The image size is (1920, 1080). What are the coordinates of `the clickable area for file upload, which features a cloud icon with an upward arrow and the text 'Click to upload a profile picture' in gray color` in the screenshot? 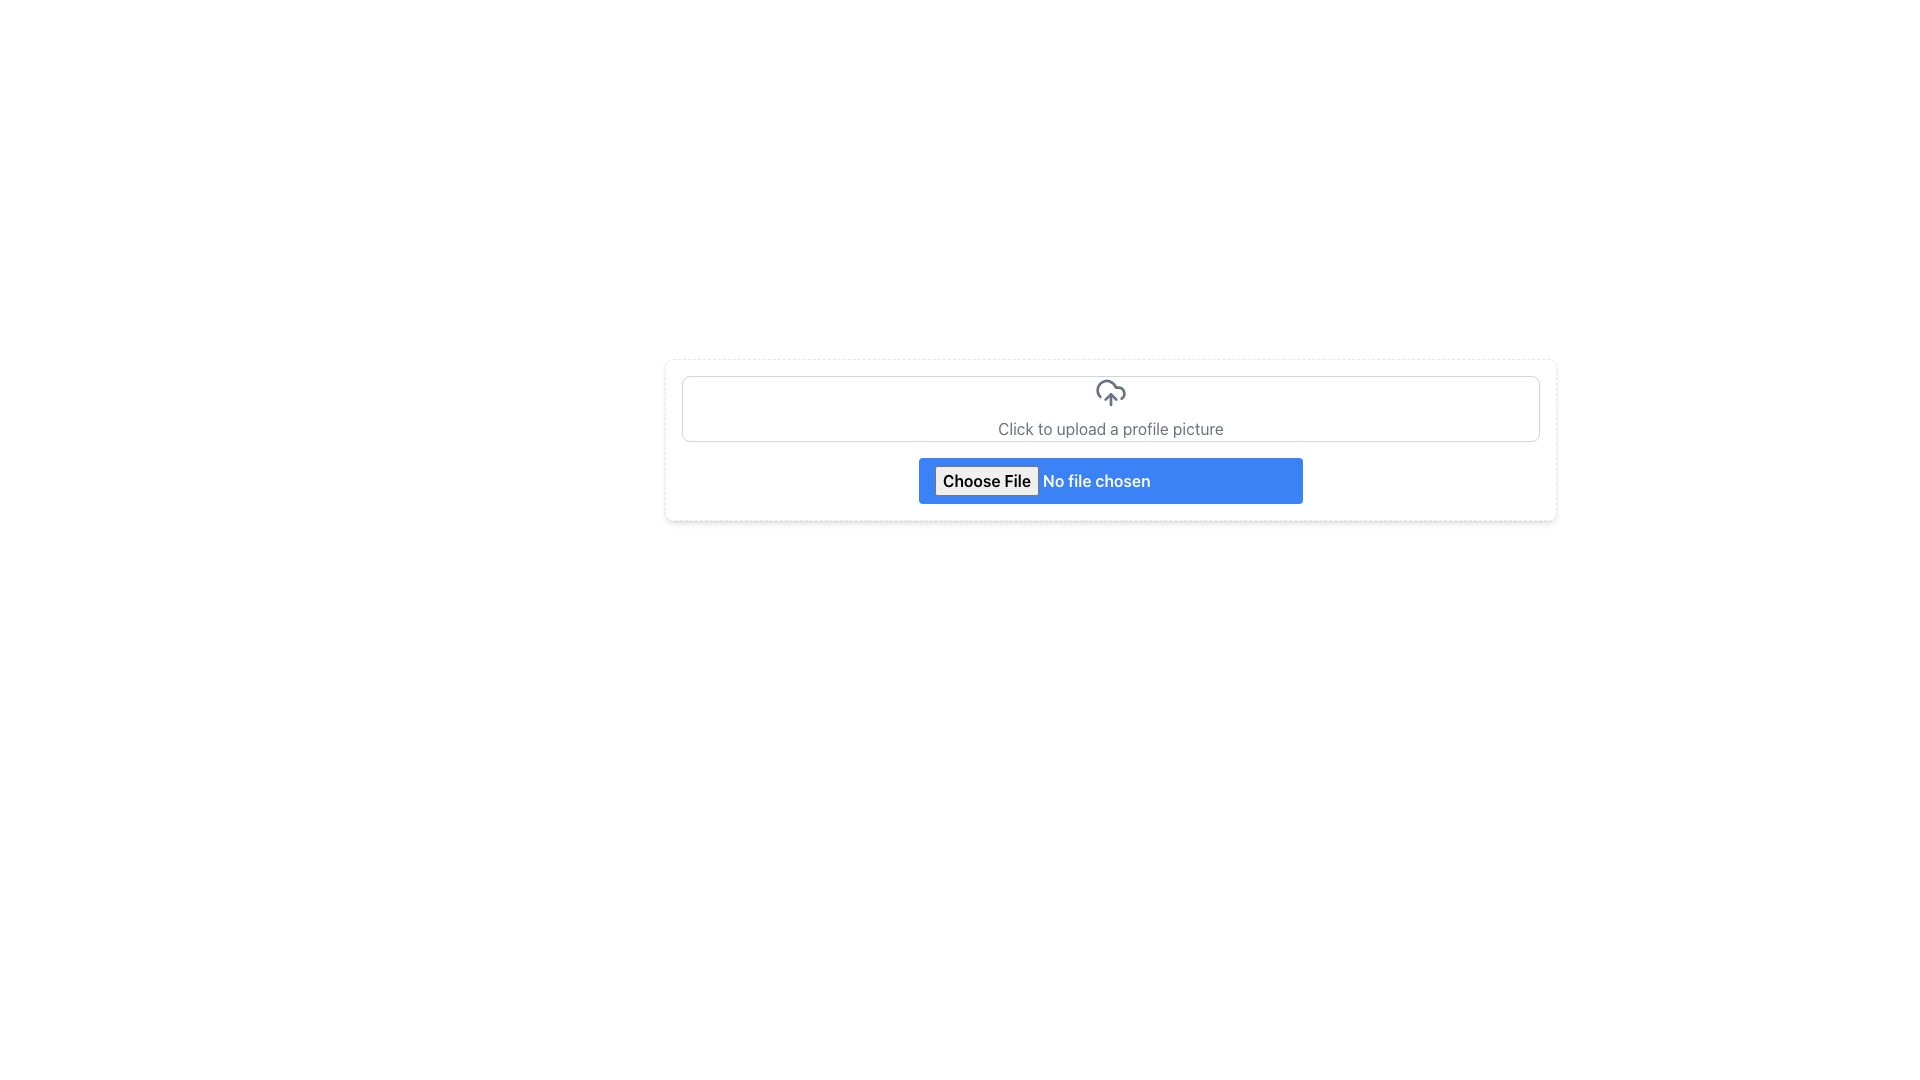 It's located at (1109, 407).